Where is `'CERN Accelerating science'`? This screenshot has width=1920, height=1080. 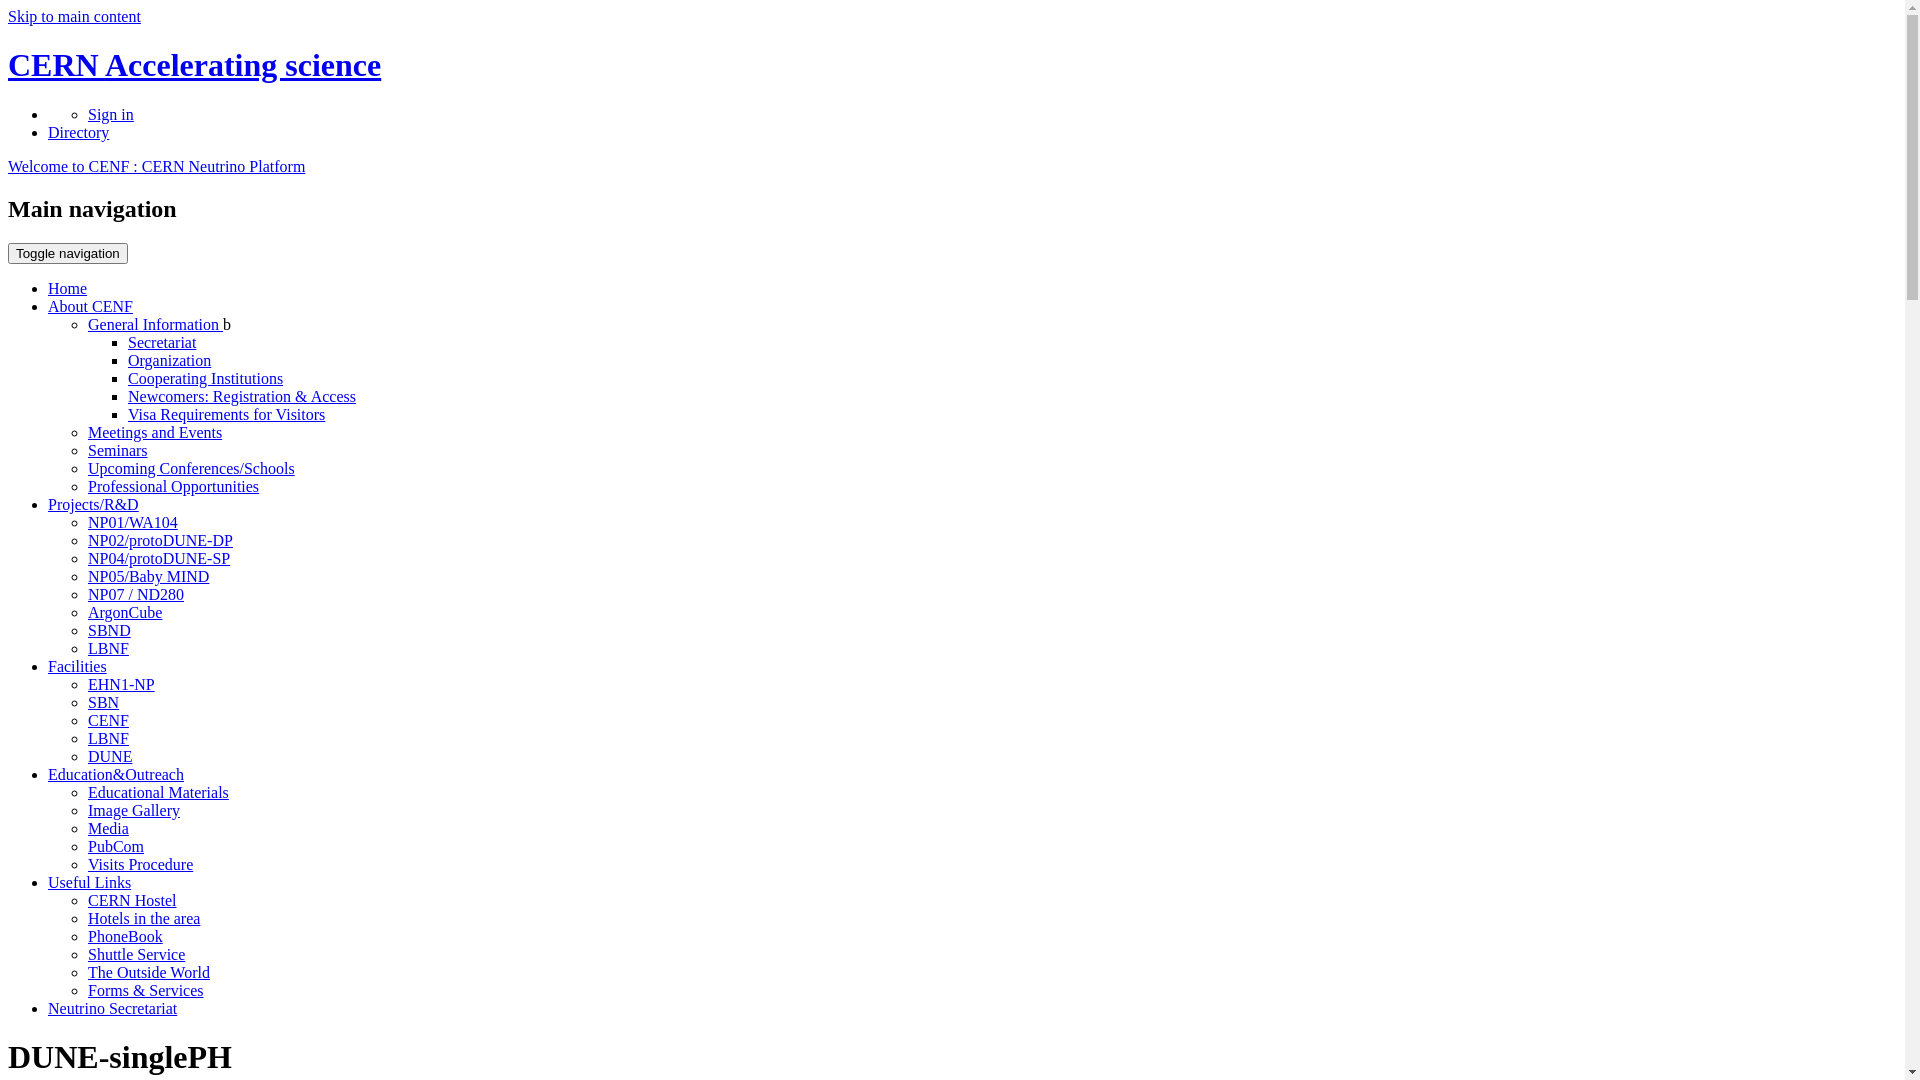
'CERN Accelerating science' is located at coordinates (194, 64).